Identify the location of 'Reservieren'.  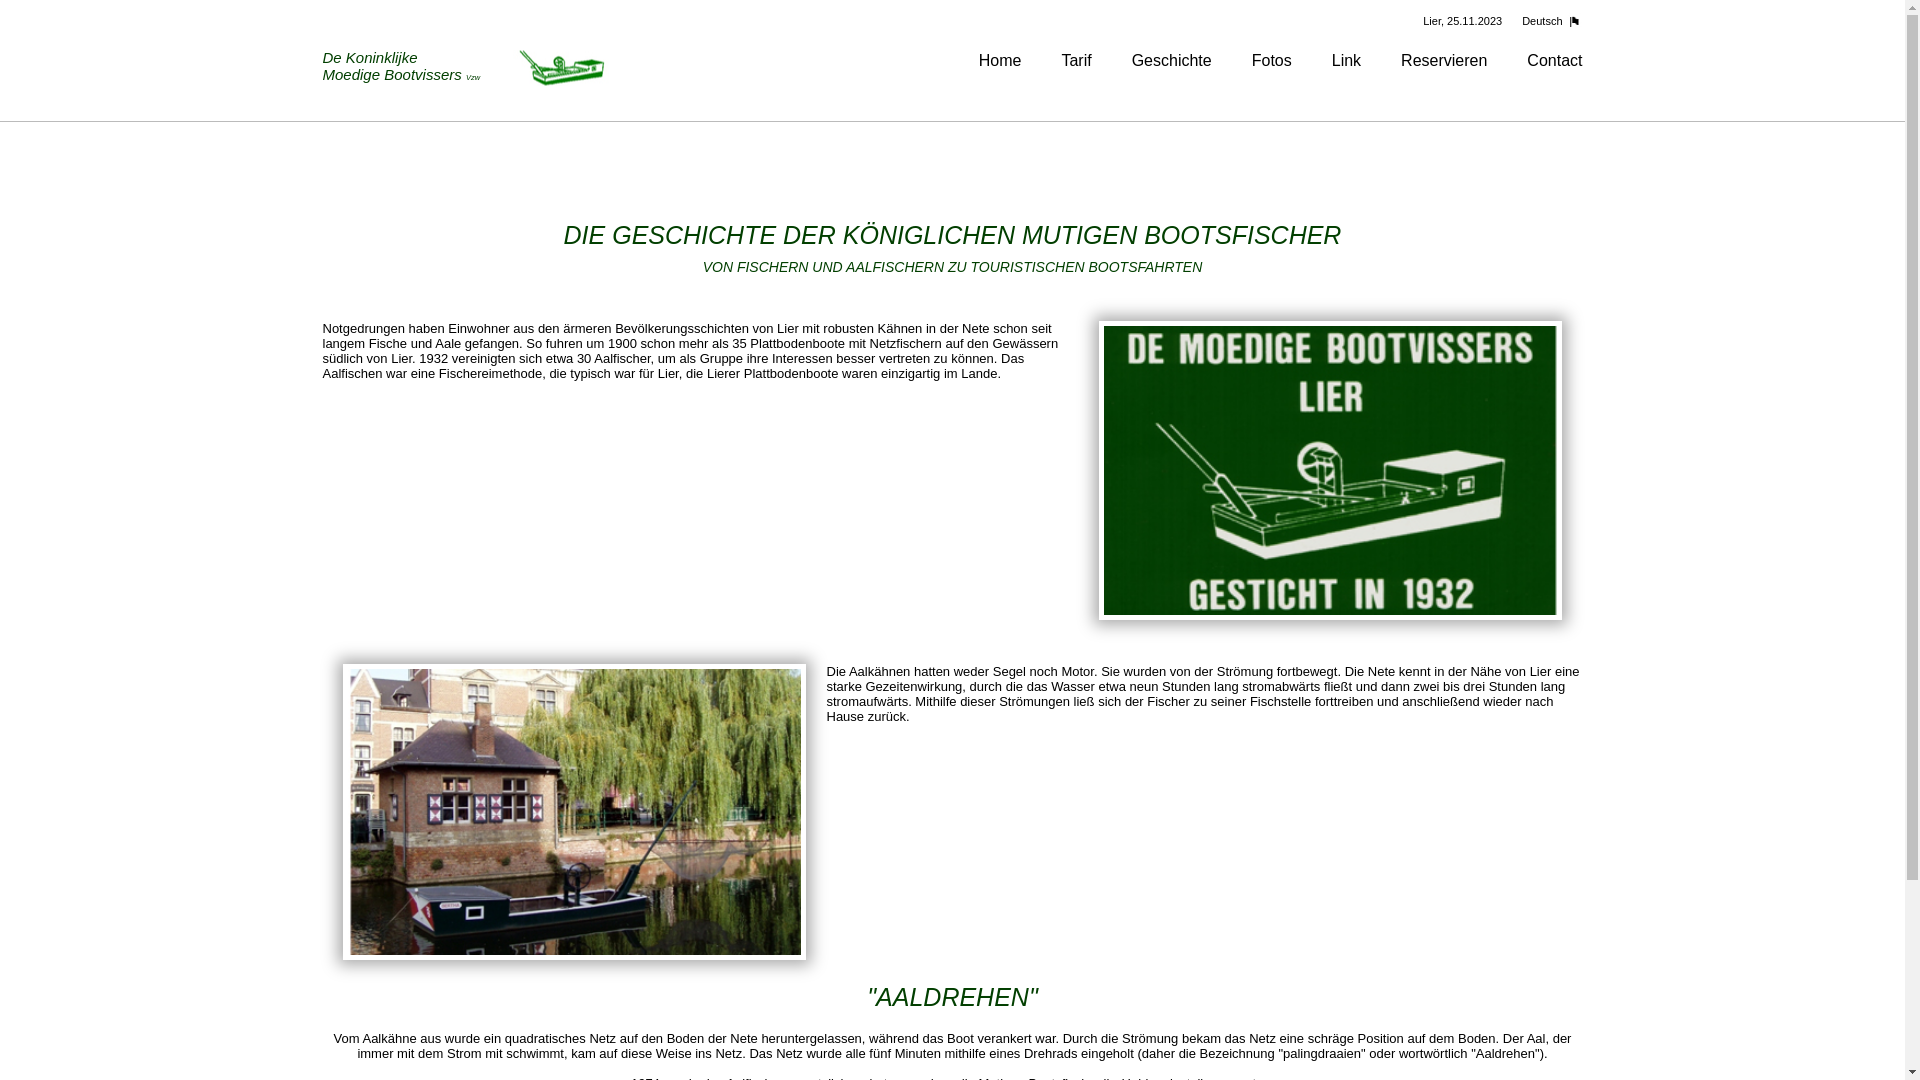
(1444, 59).